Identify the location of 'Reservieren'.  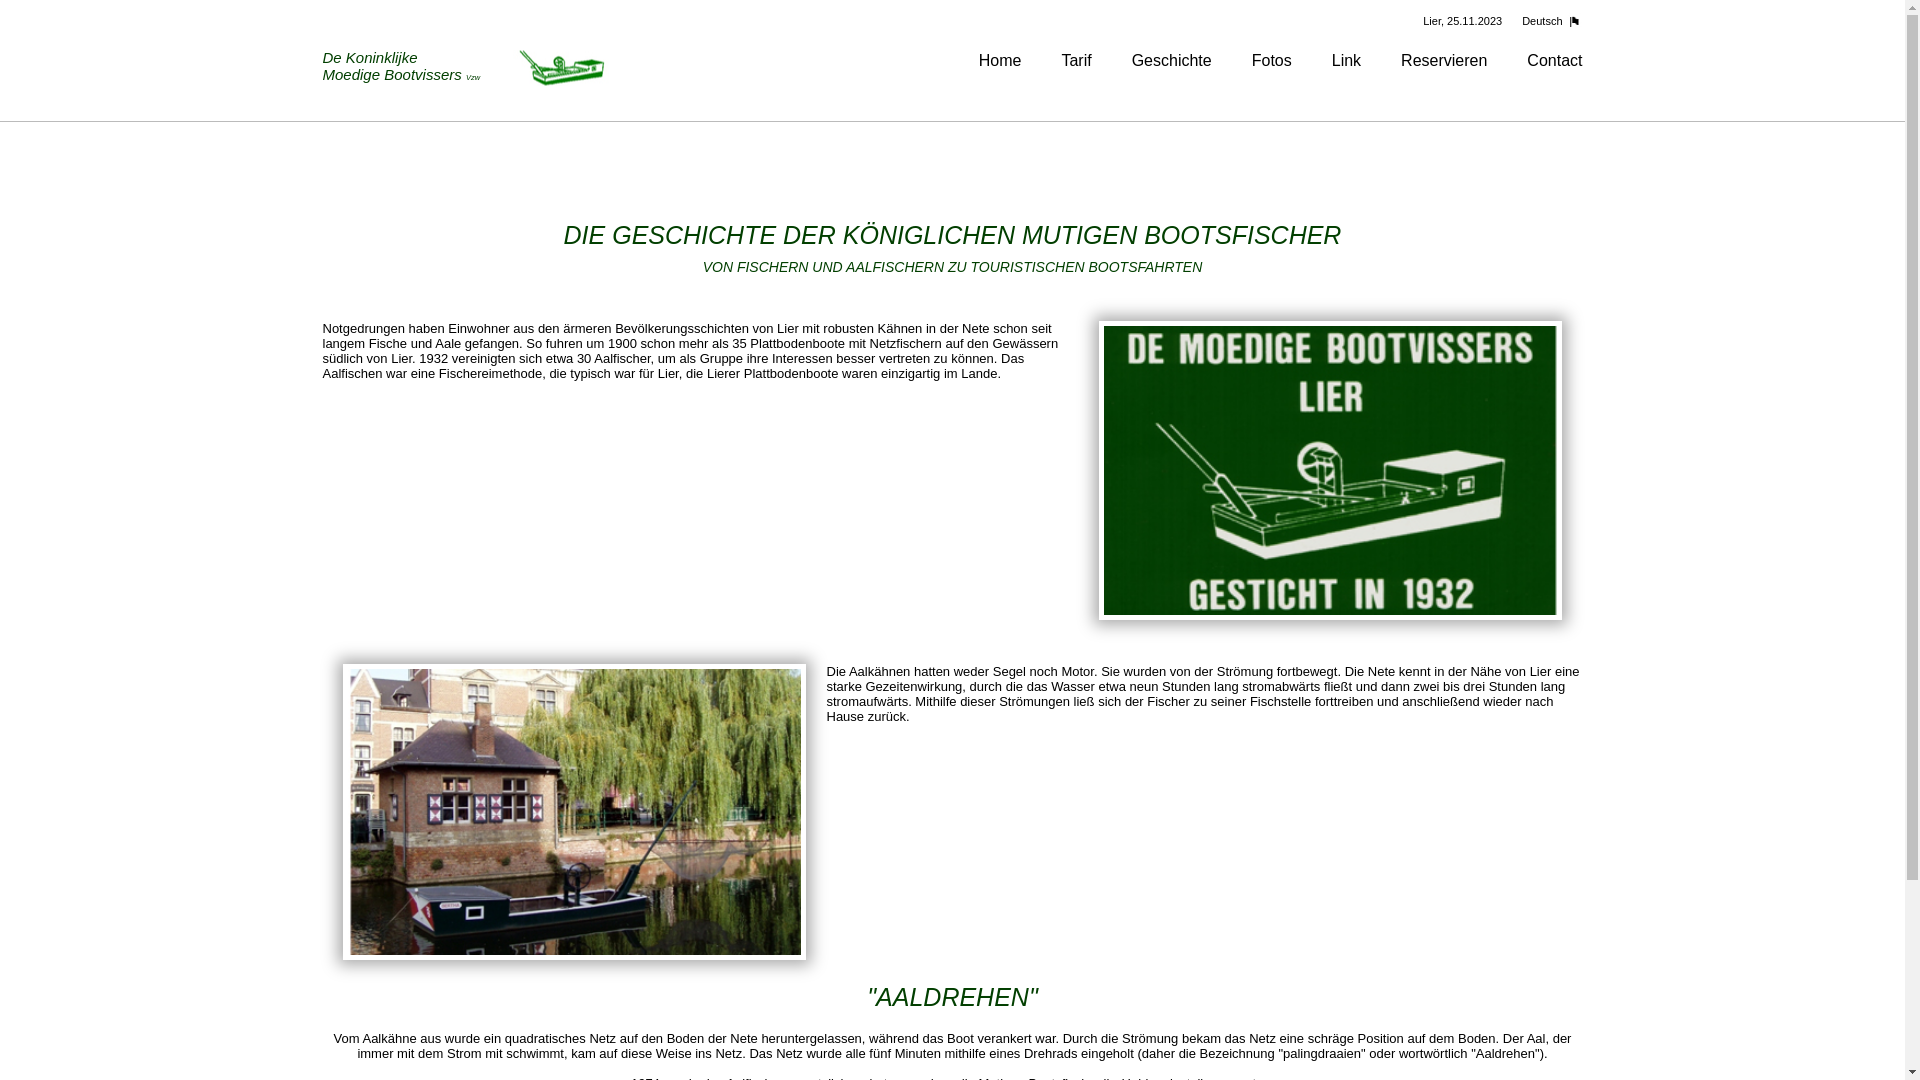
(1444, 59).